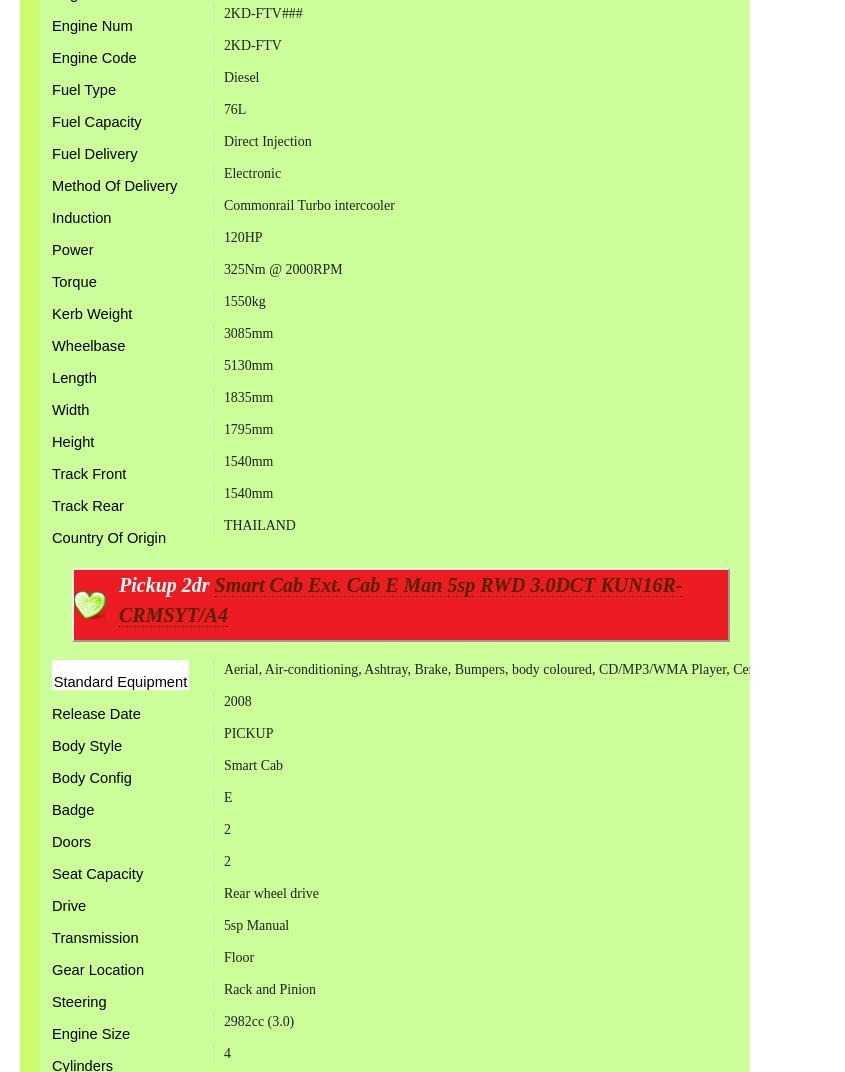  Describe the element at coordinates (70, 840) in the screenshot. I see `'Doors'` at that location.